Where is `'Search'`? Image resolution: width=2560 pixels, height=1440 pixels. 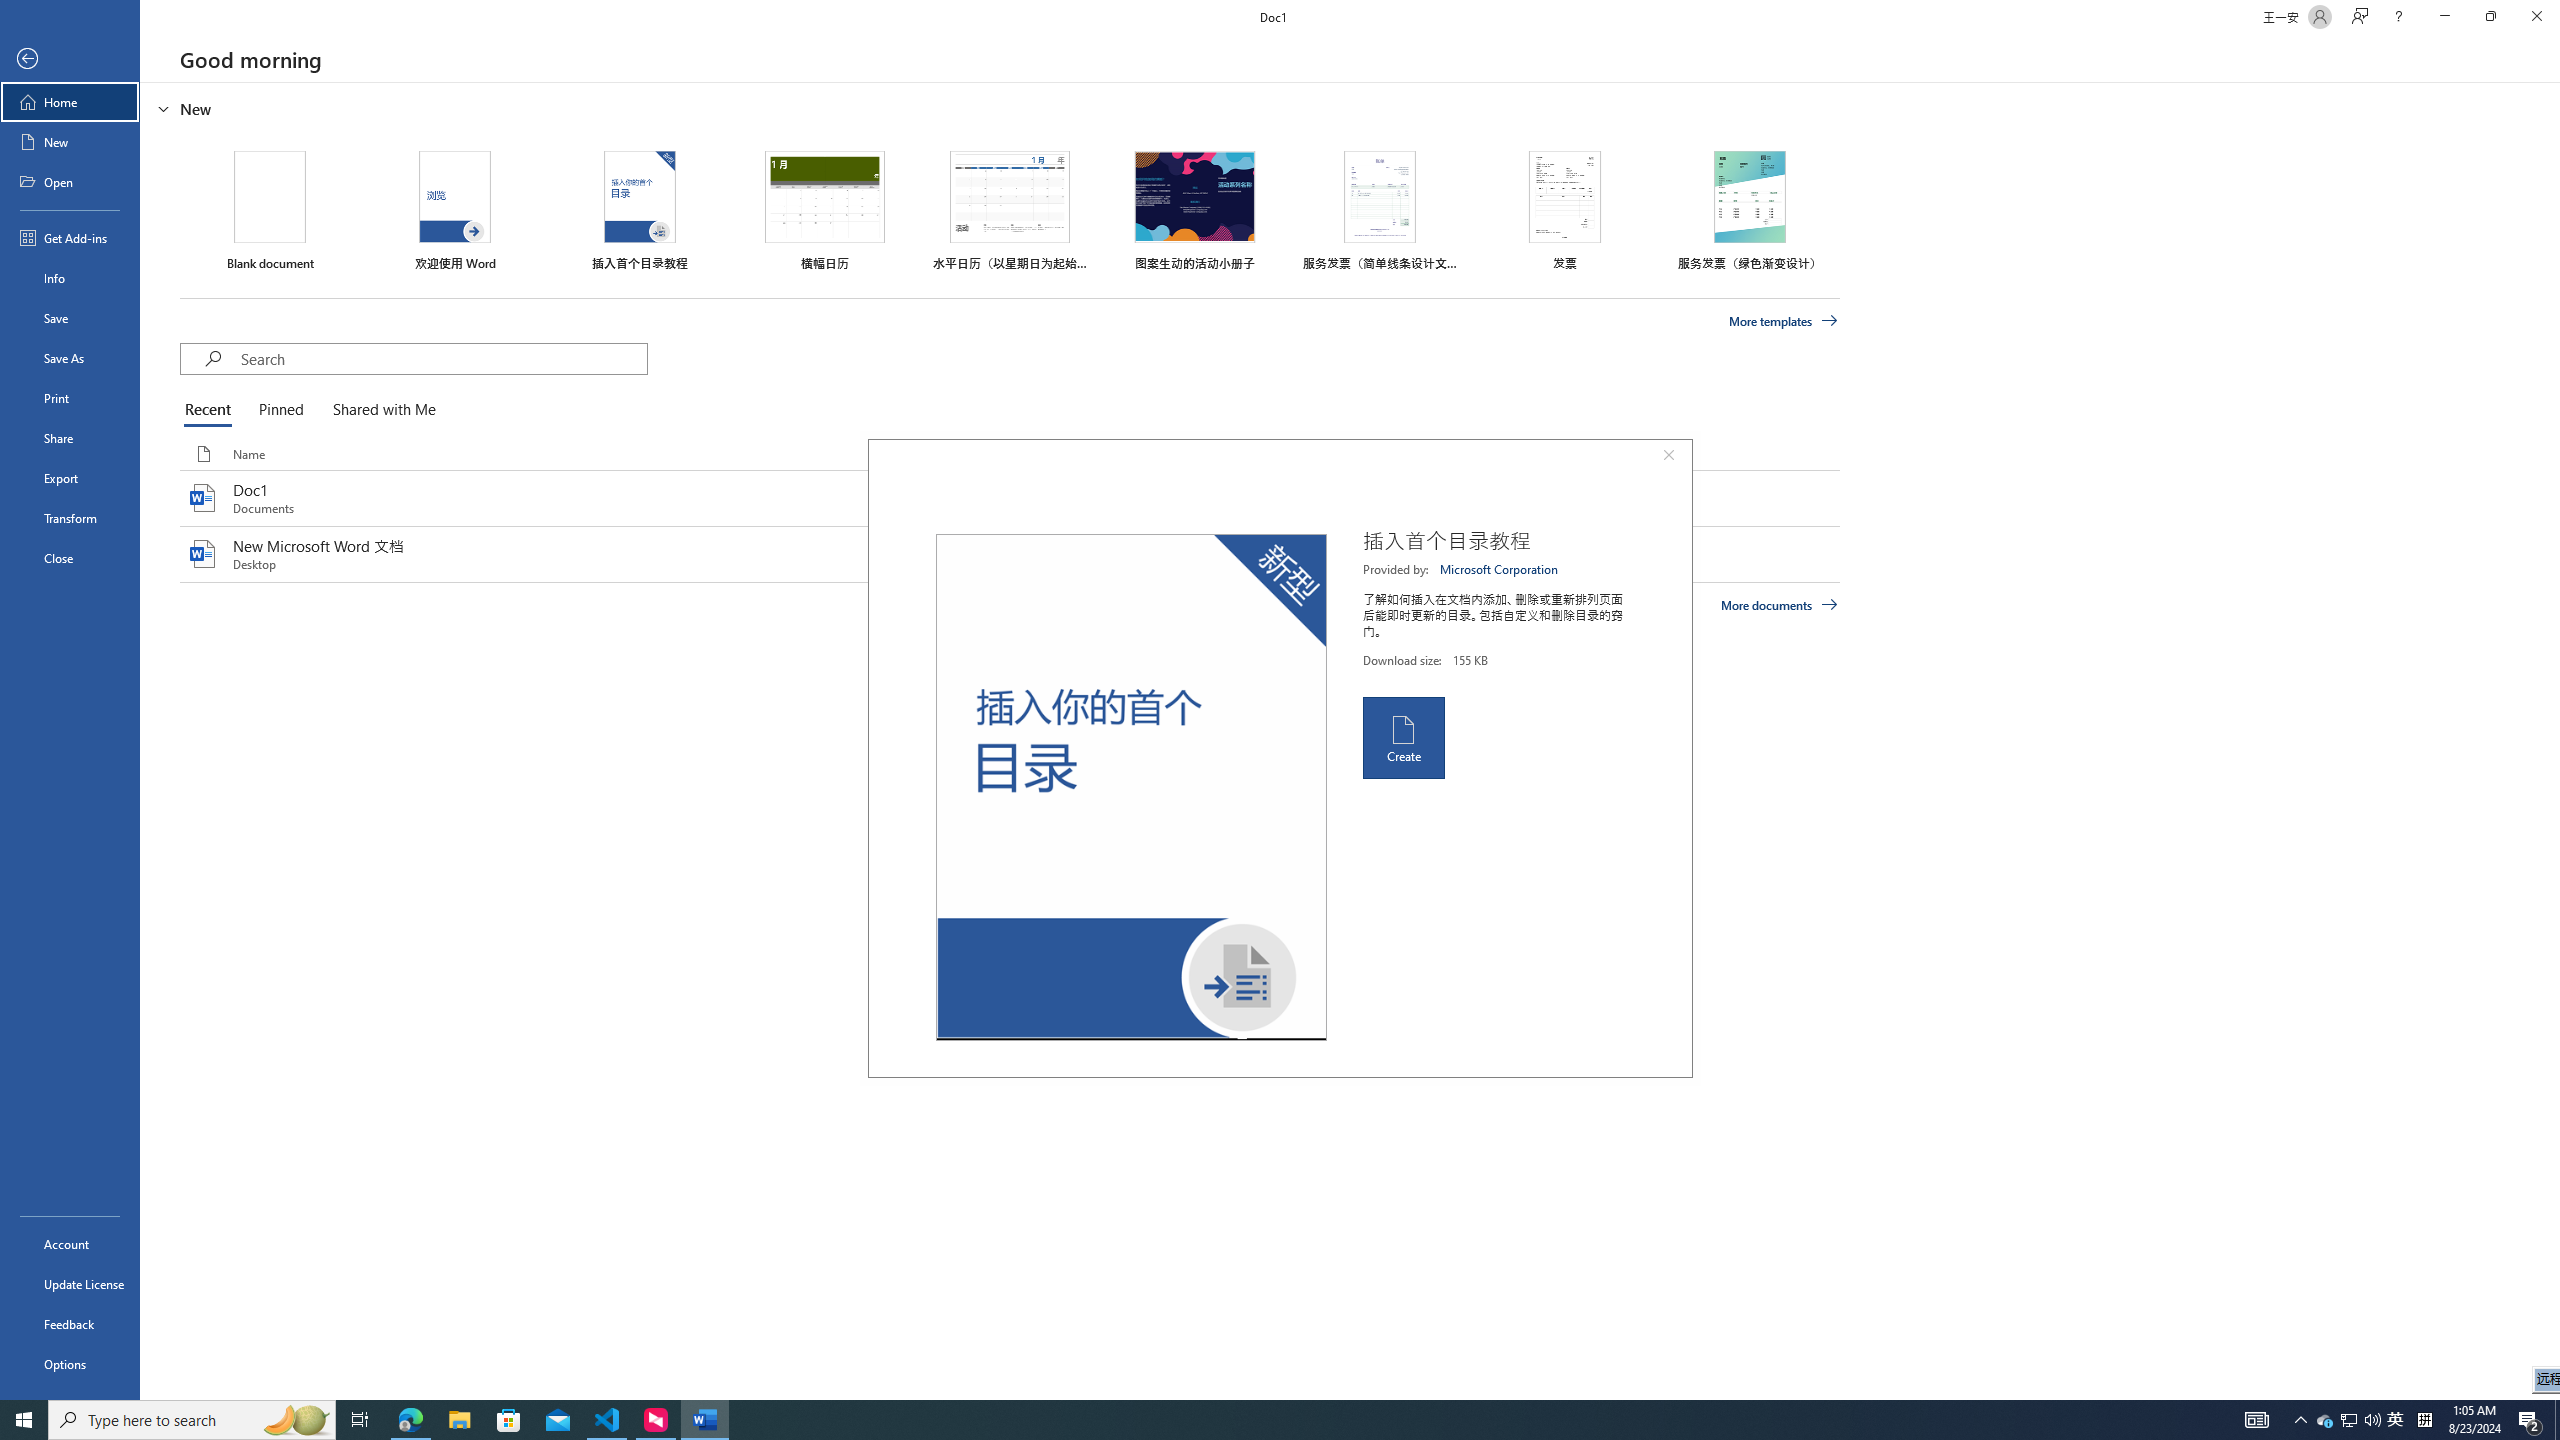
'Search' is located at coordinates (444, 357).